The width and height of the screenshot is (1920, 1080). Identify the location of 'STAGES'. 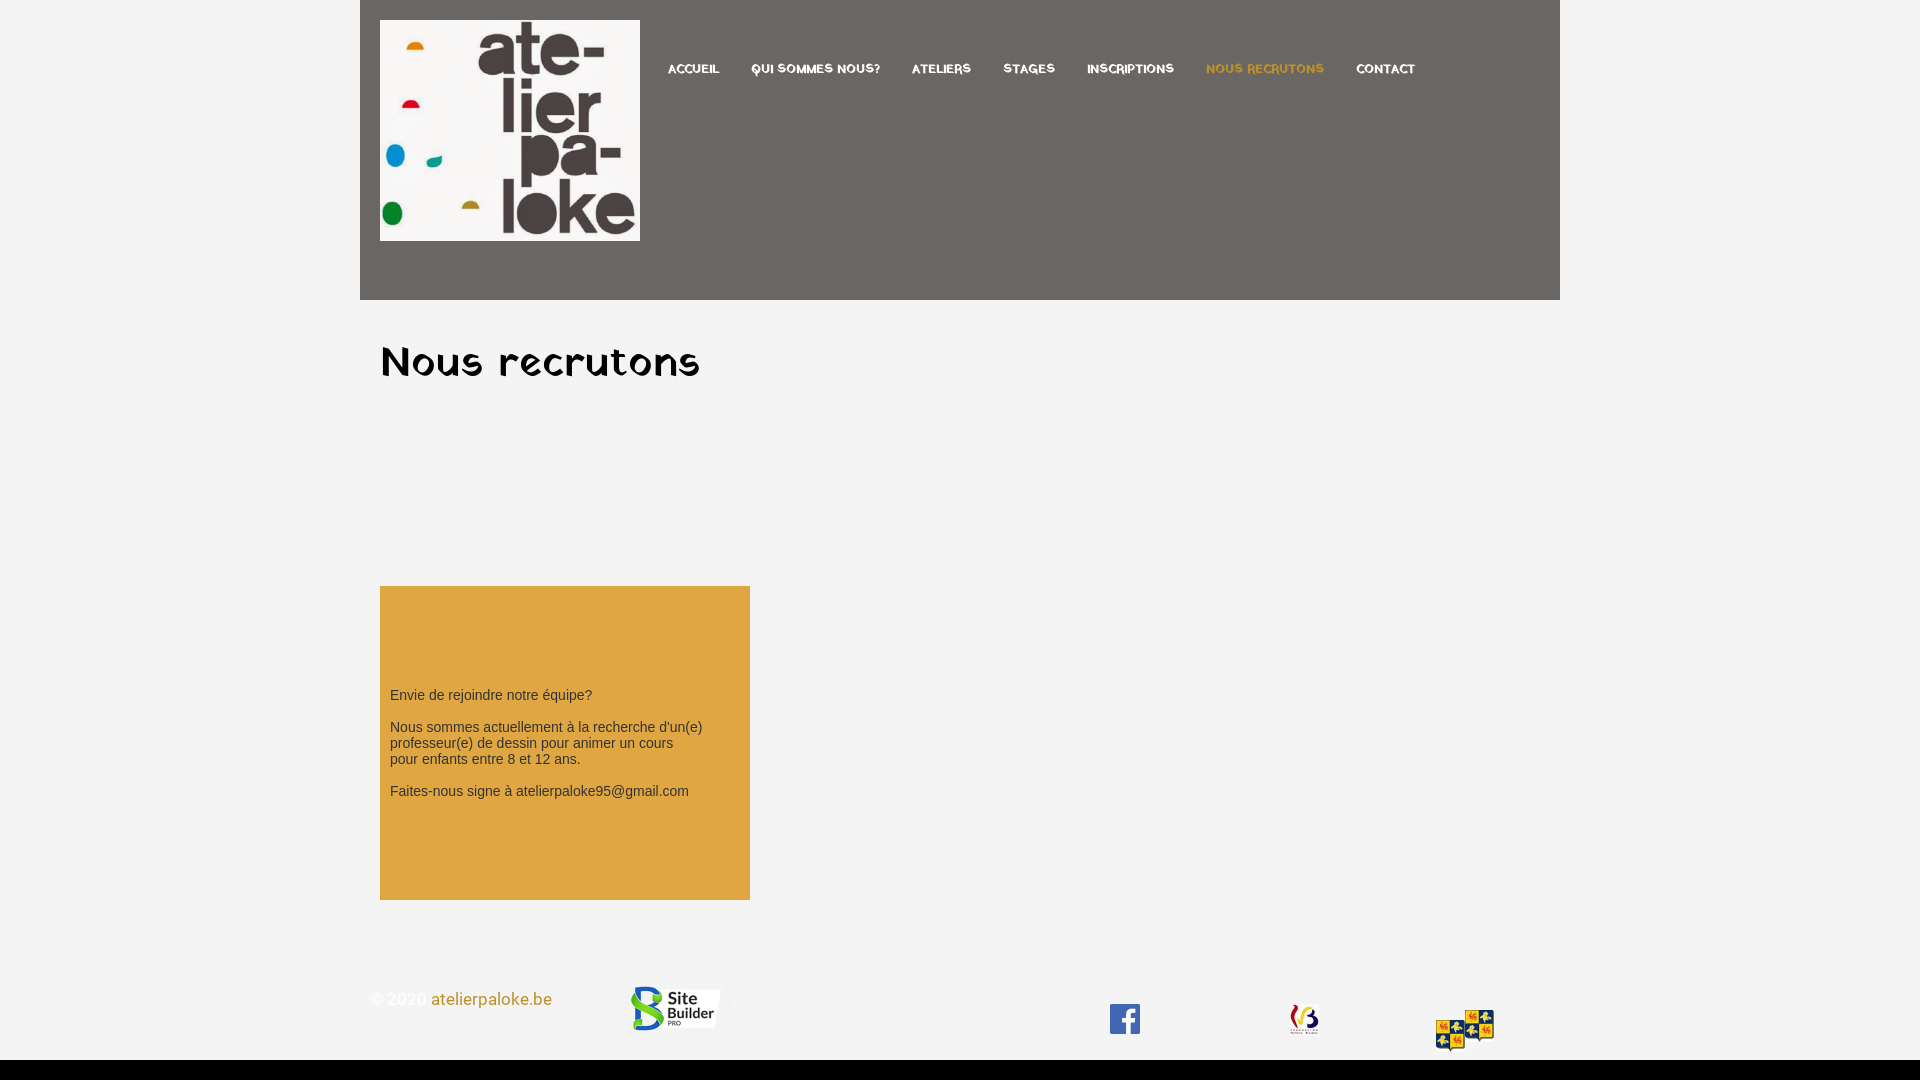
(1028, 71).